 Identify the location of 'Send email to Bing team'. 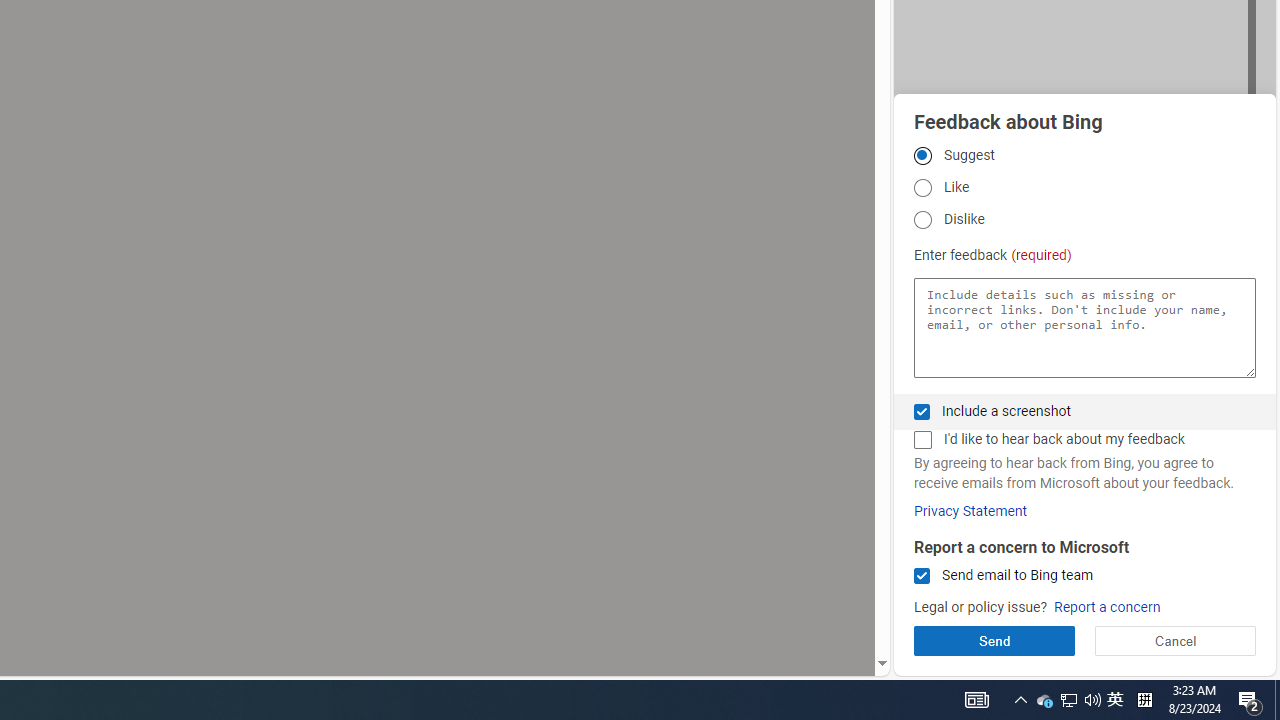
(921, 576).